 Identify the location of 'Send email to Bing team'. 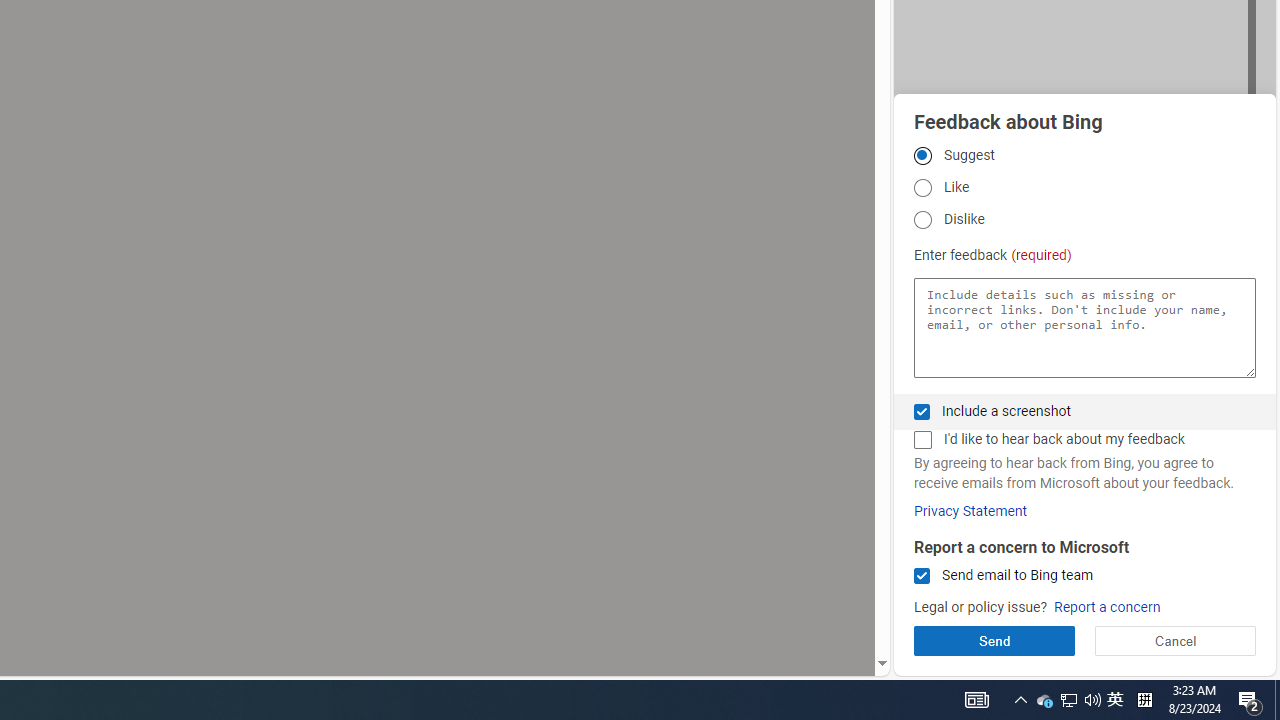
(921, 576).